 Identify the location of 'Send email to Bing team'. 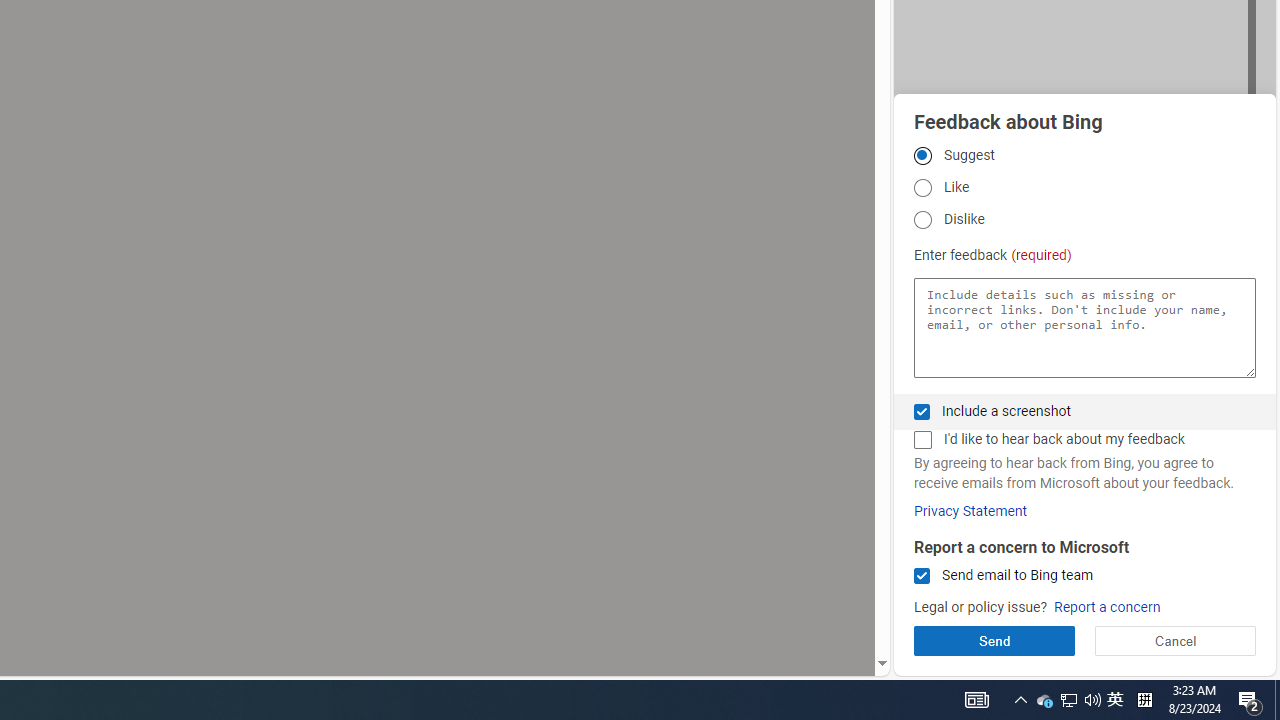
(921, 576).